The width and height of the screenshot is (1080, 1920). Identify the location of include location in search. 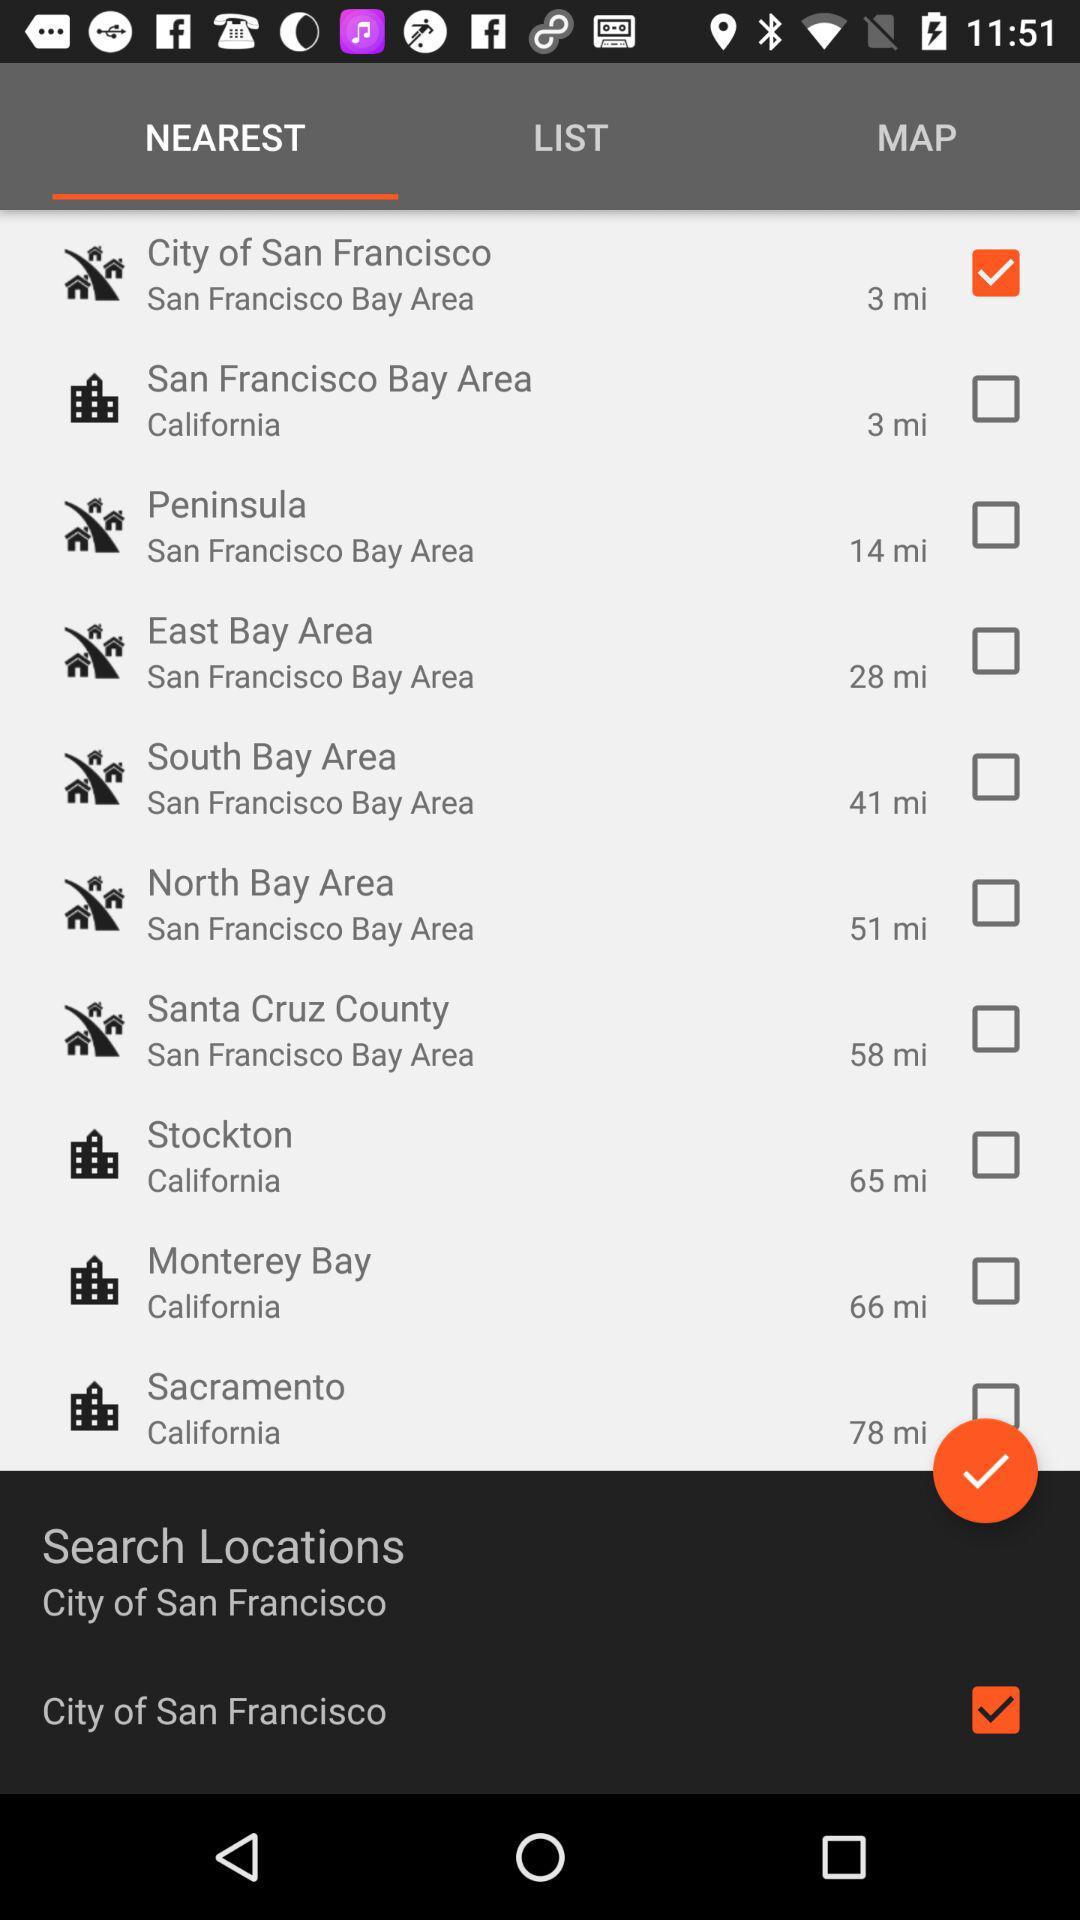
(995, 1708).